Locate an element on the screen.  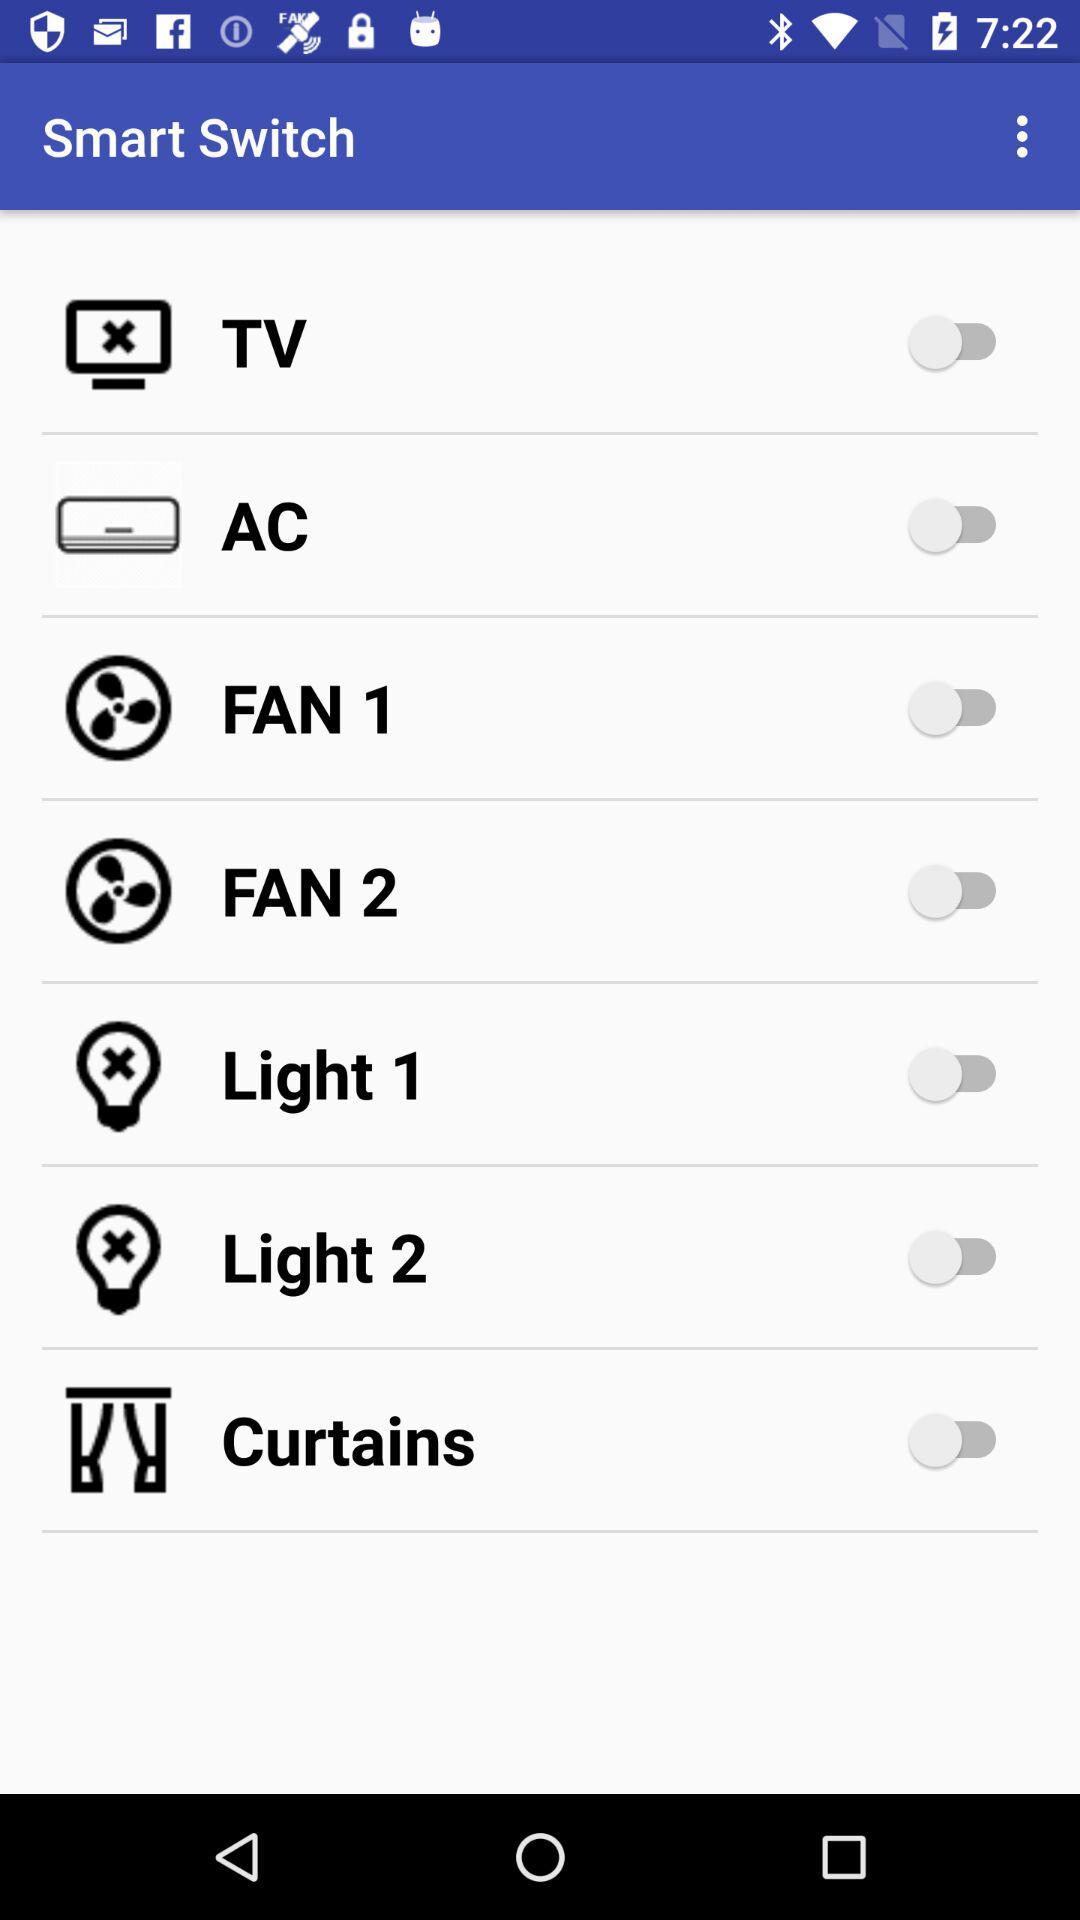
light 2 is located at coordinates (961, 1256).